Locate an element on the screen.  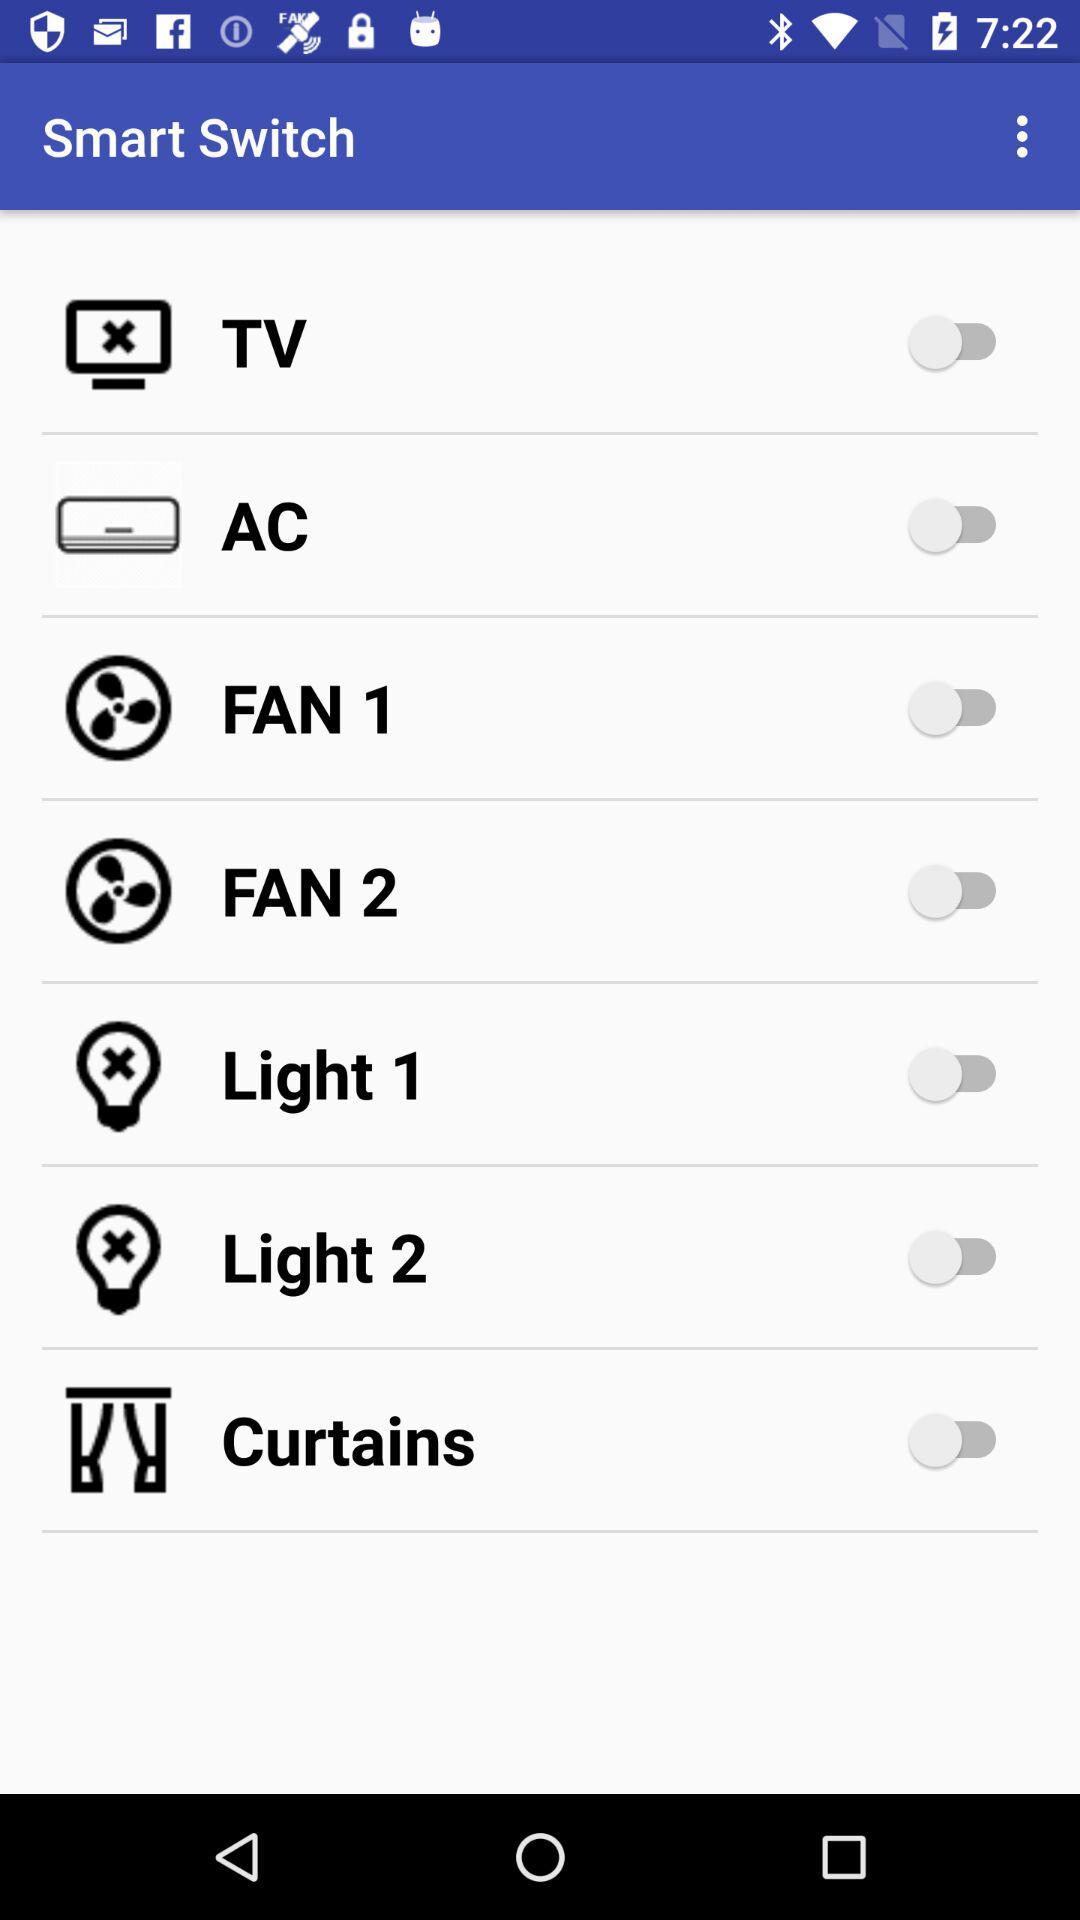
light 2 is located at coordinates (961, 1256).